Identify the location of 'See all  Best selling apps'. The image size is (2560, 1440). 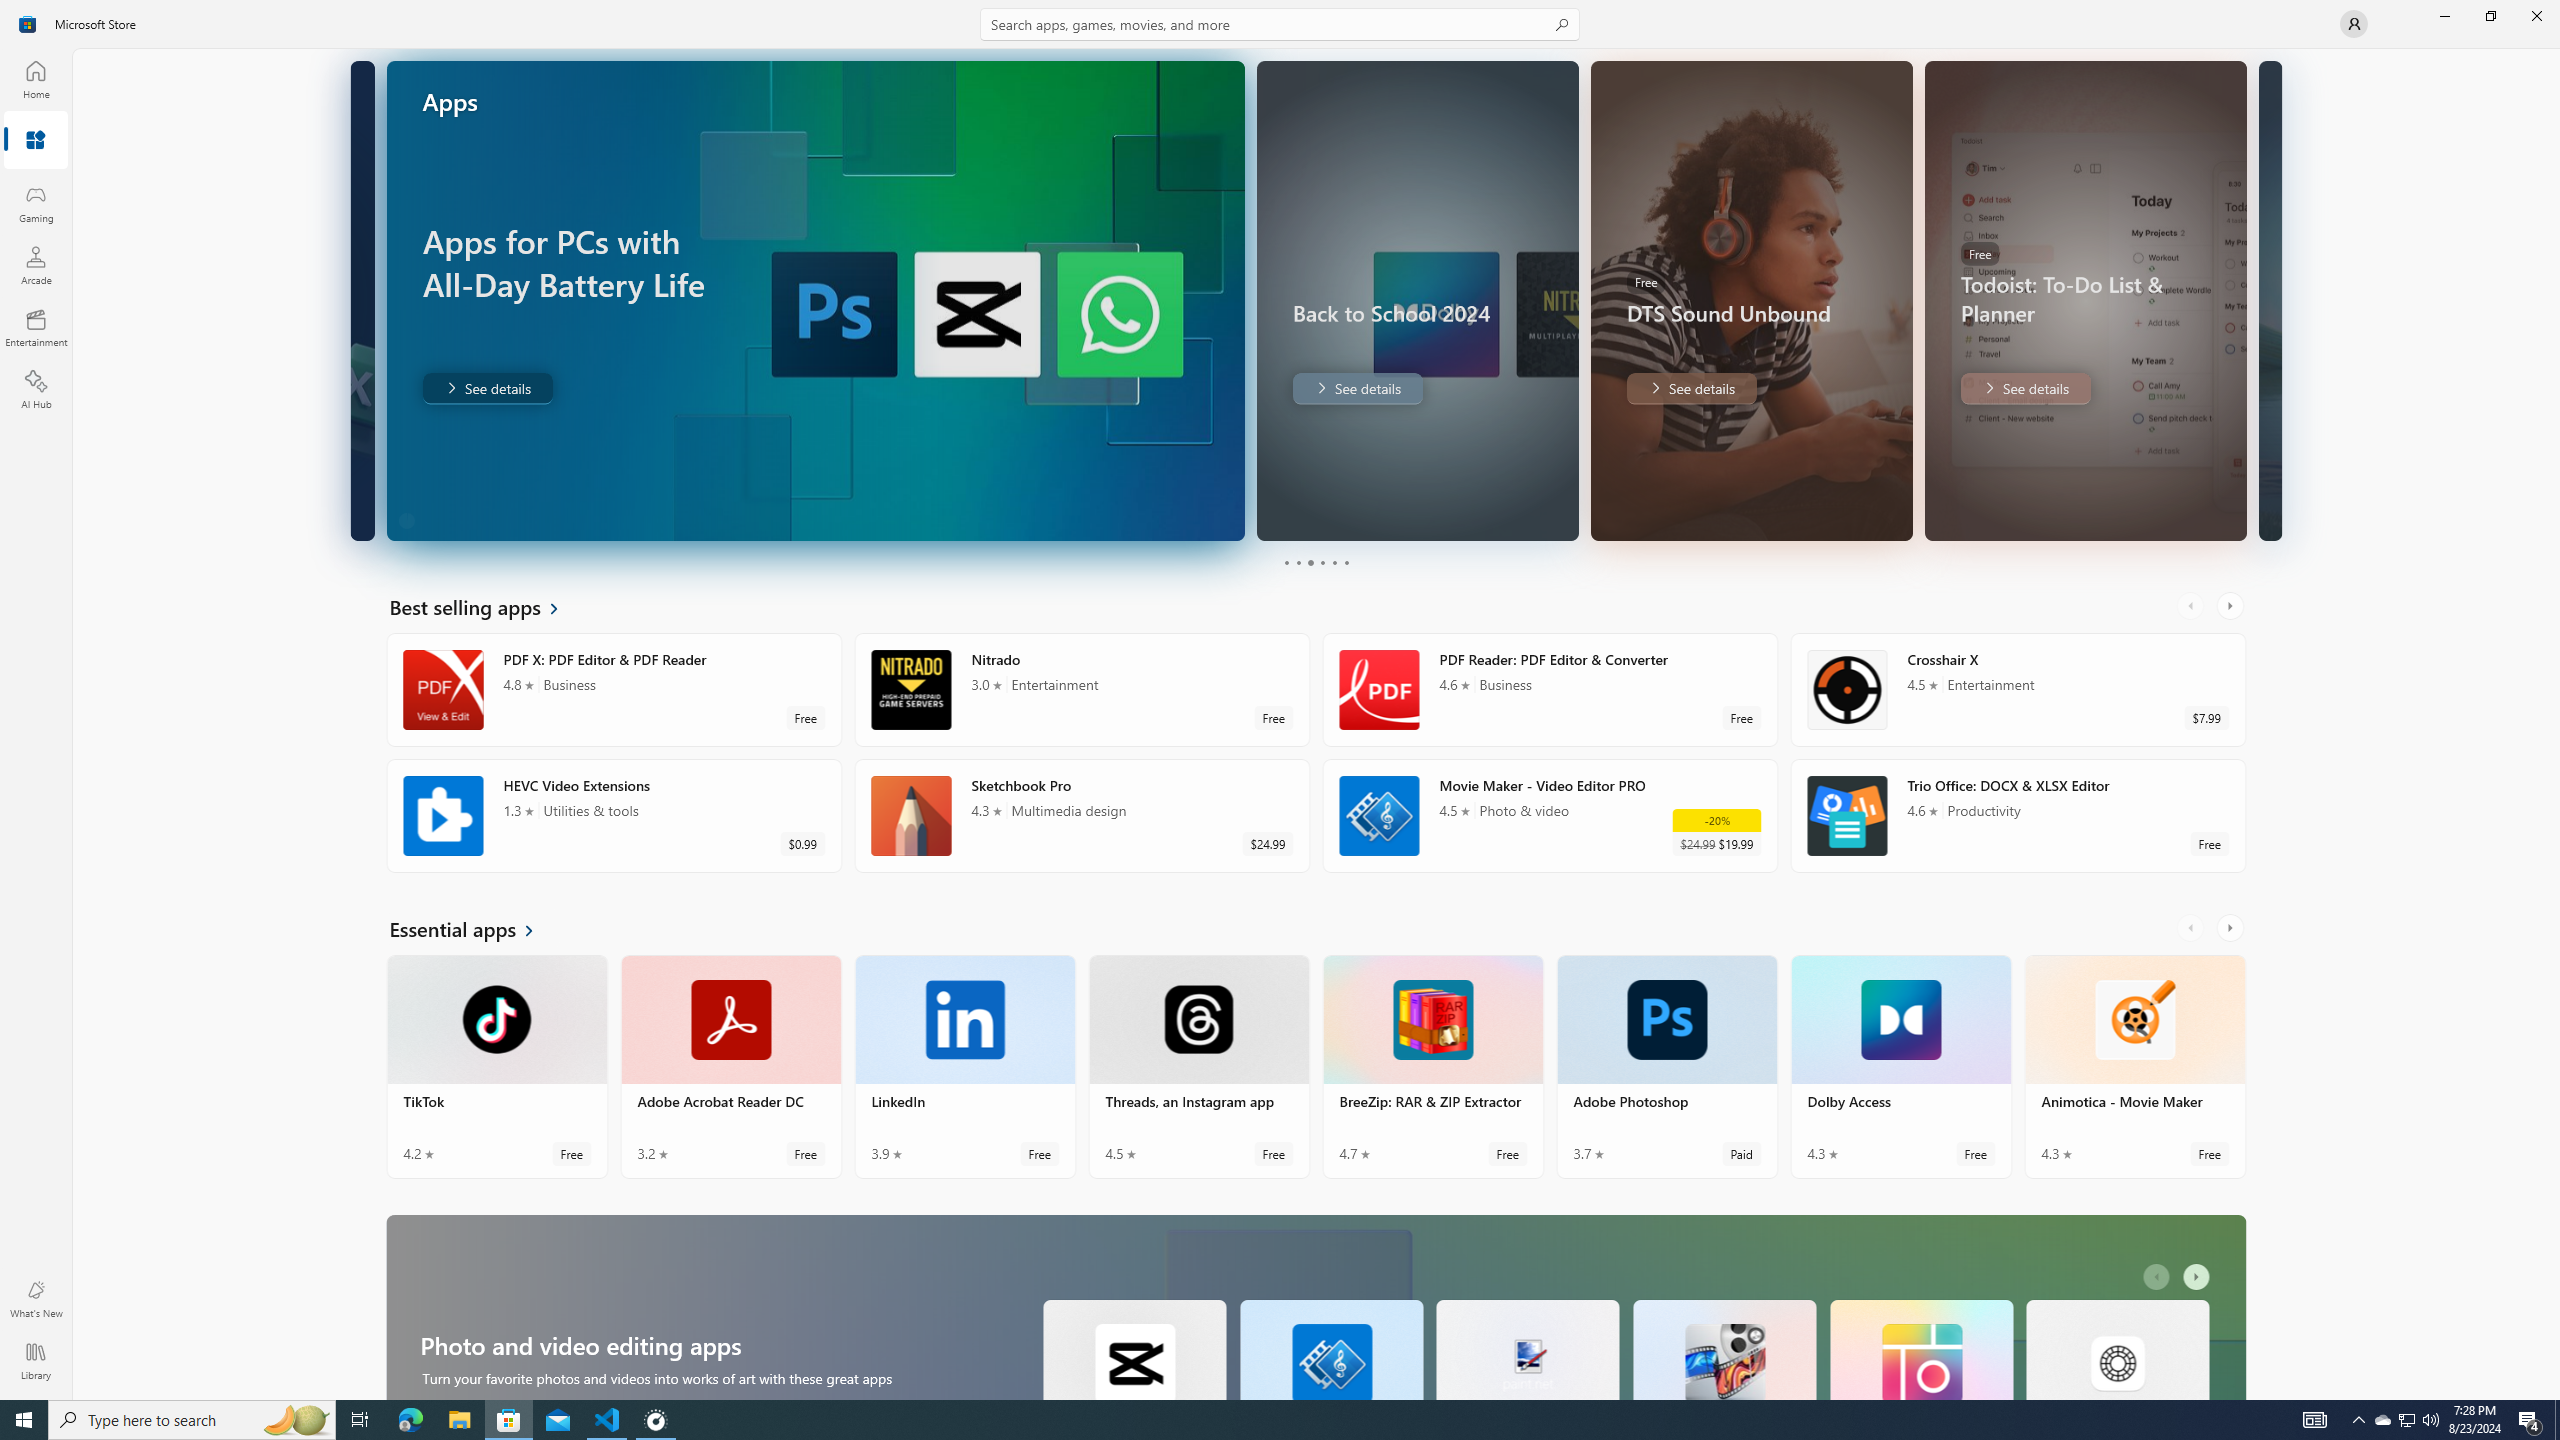
(485, 605).